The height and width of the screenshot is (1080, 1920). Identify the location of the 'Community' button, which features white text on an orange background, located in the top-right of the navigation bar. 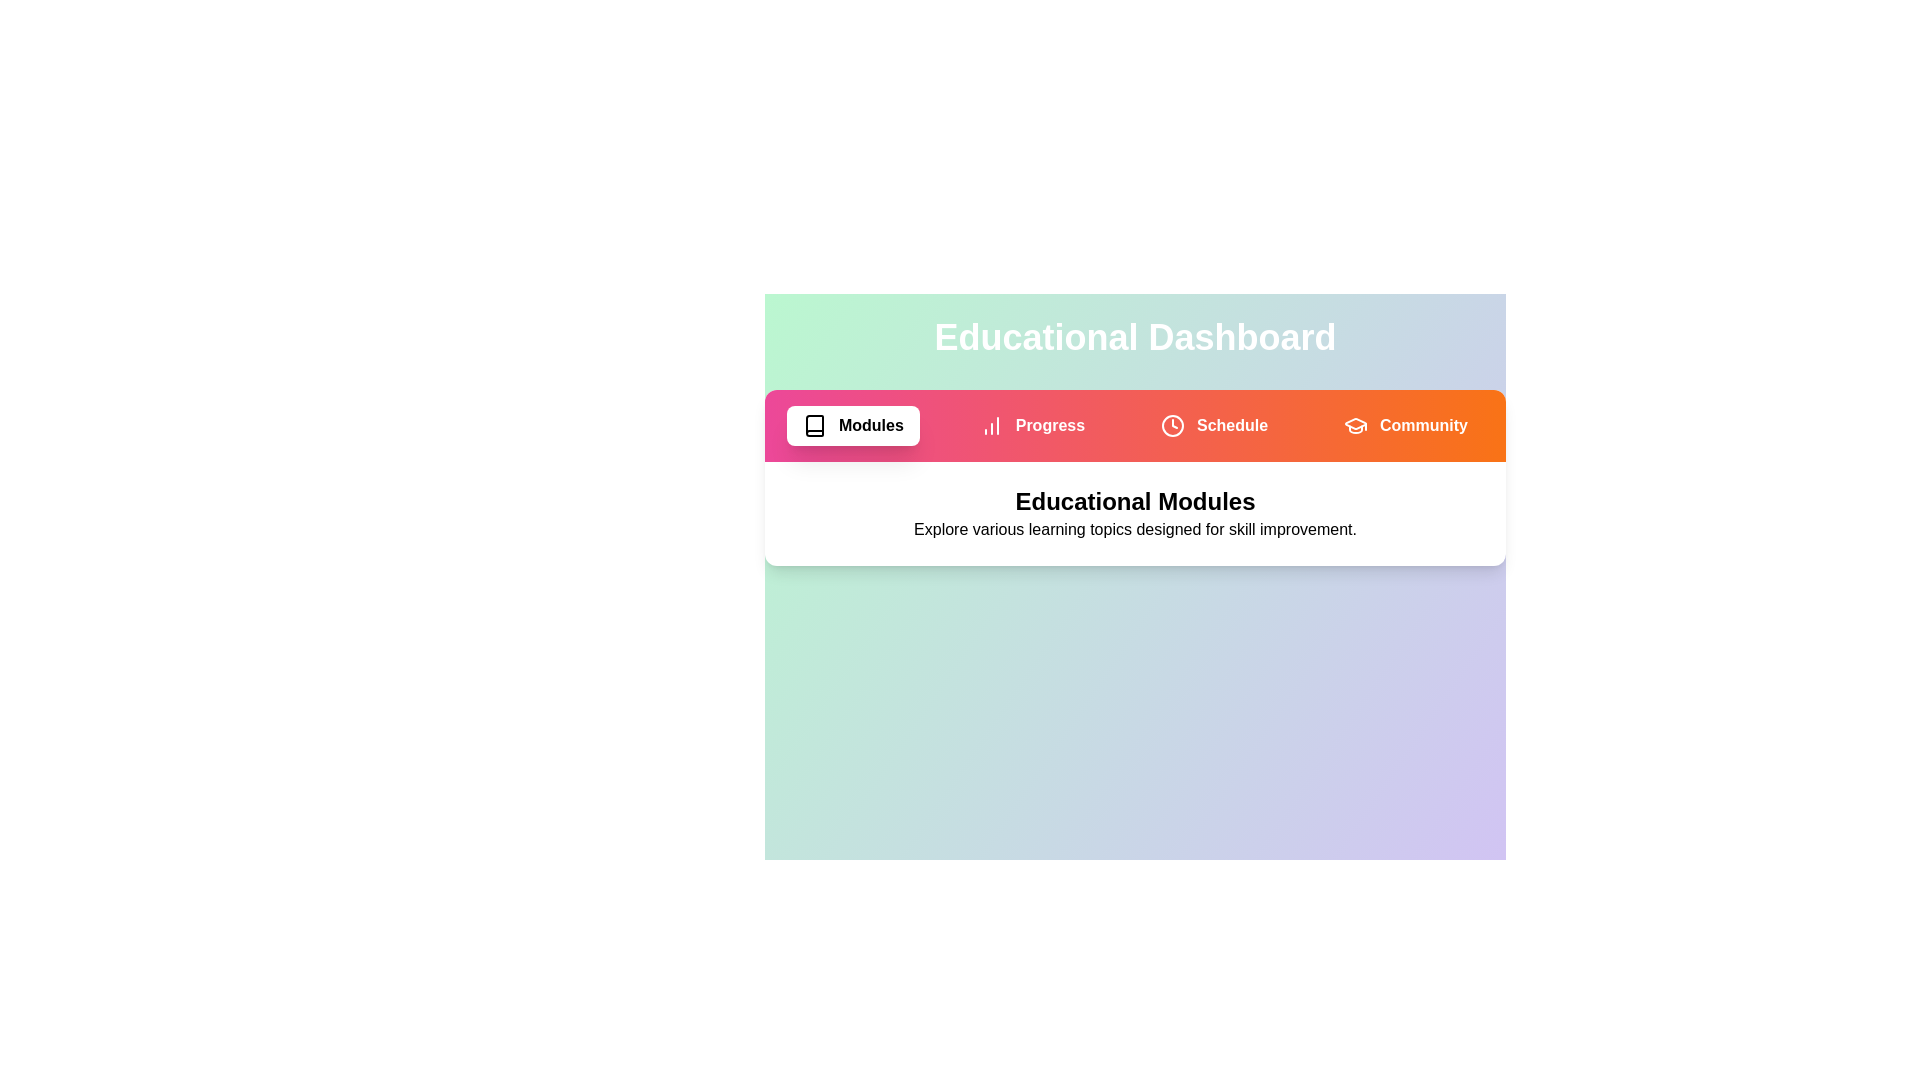
(1423, 424).